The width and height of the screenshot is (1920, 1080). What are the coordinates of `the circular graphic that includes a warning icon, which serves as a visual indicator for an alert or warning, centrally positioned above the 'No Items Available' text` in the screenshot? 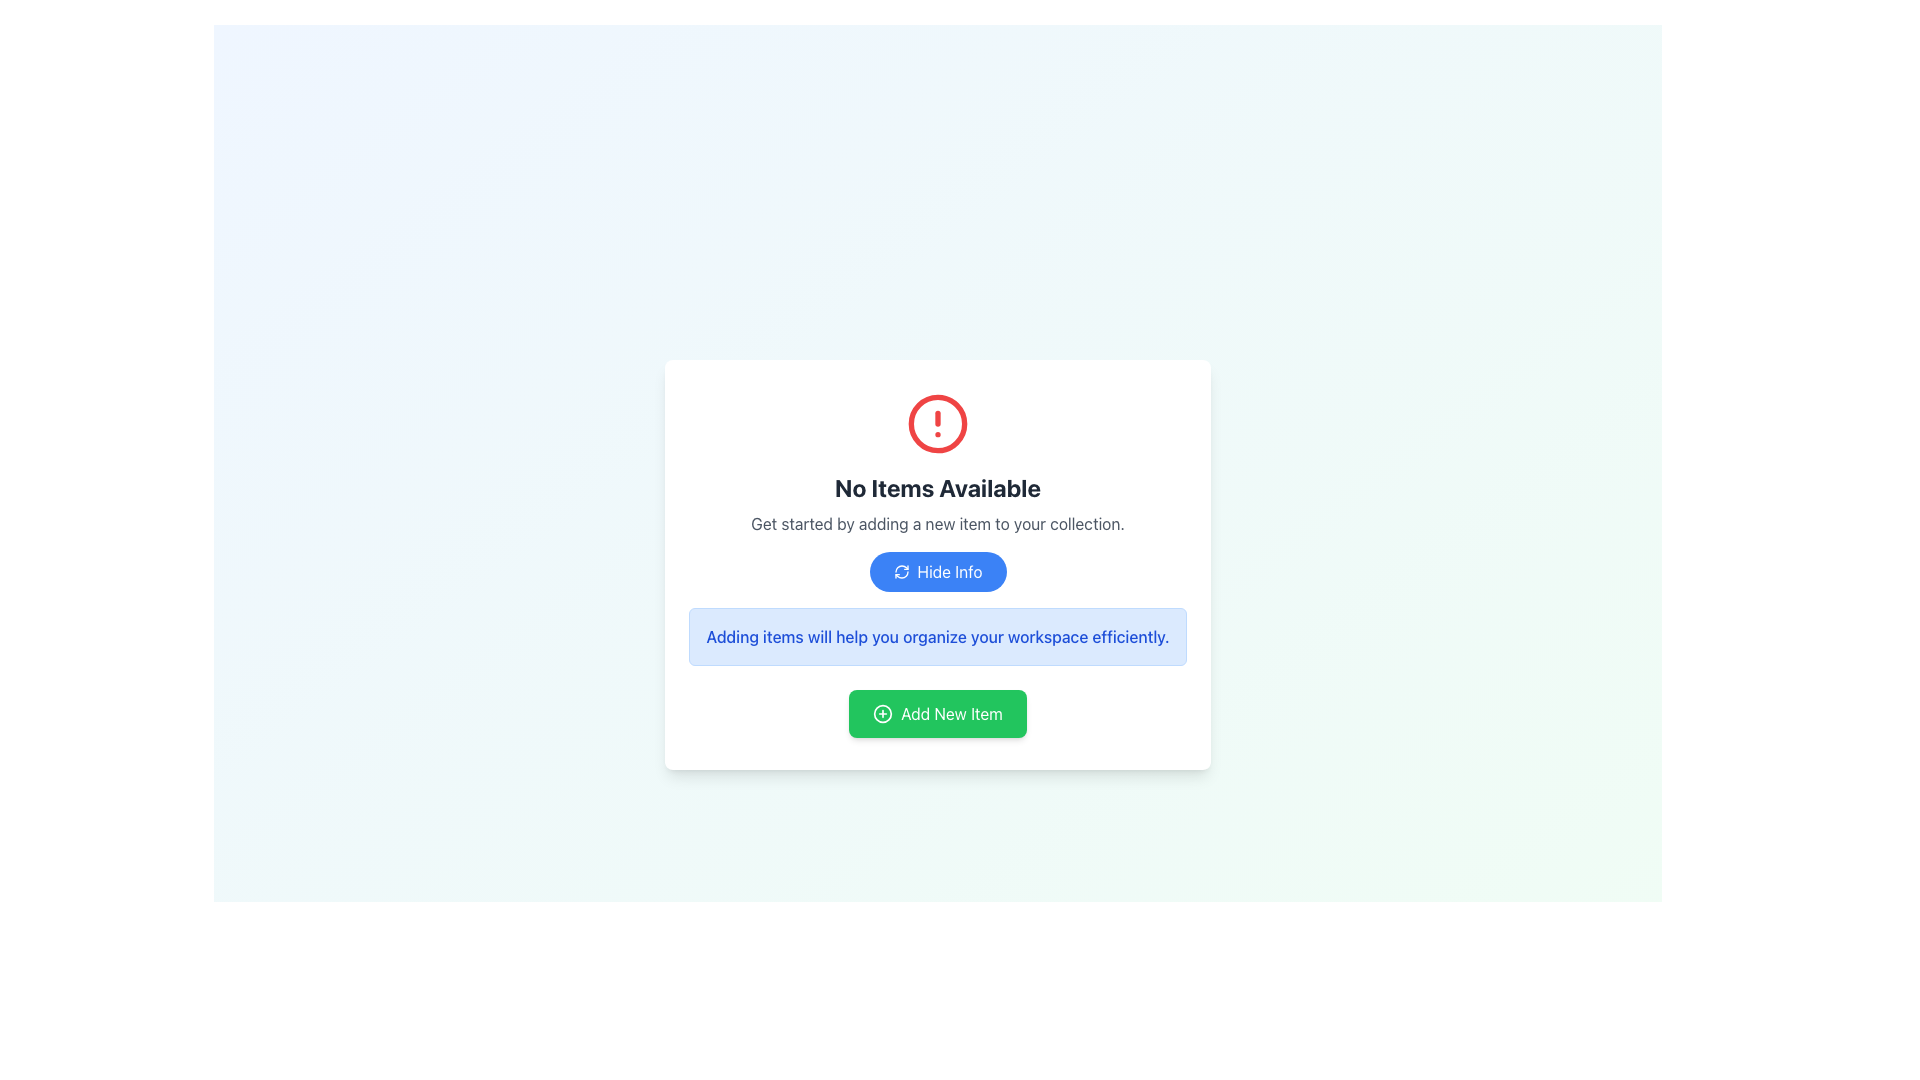 It's located at (936, 423).